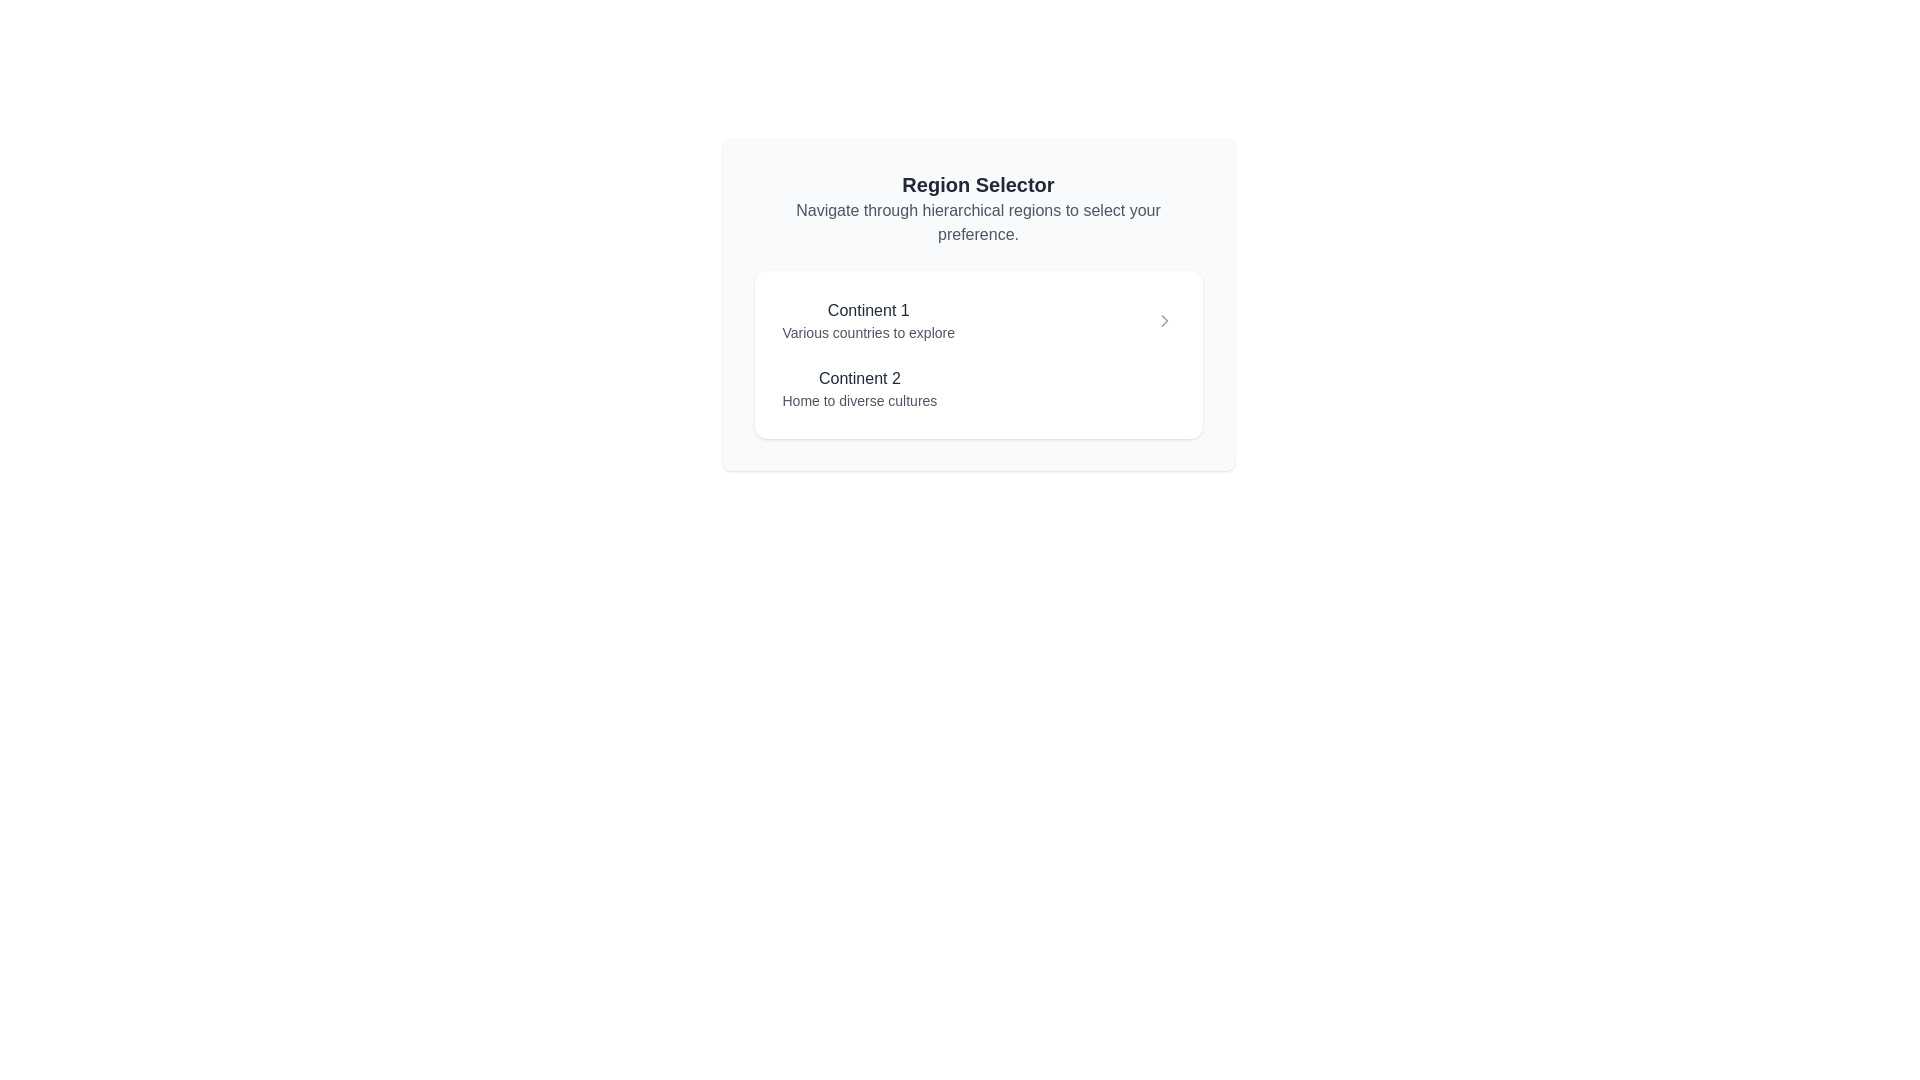 This screenshot has width=1920, height=1080. I want to click on the header text label in the second row of the list that identifies the section 'Home to diverse cultures' to trigger tooltips or styles, so click(859, 378).